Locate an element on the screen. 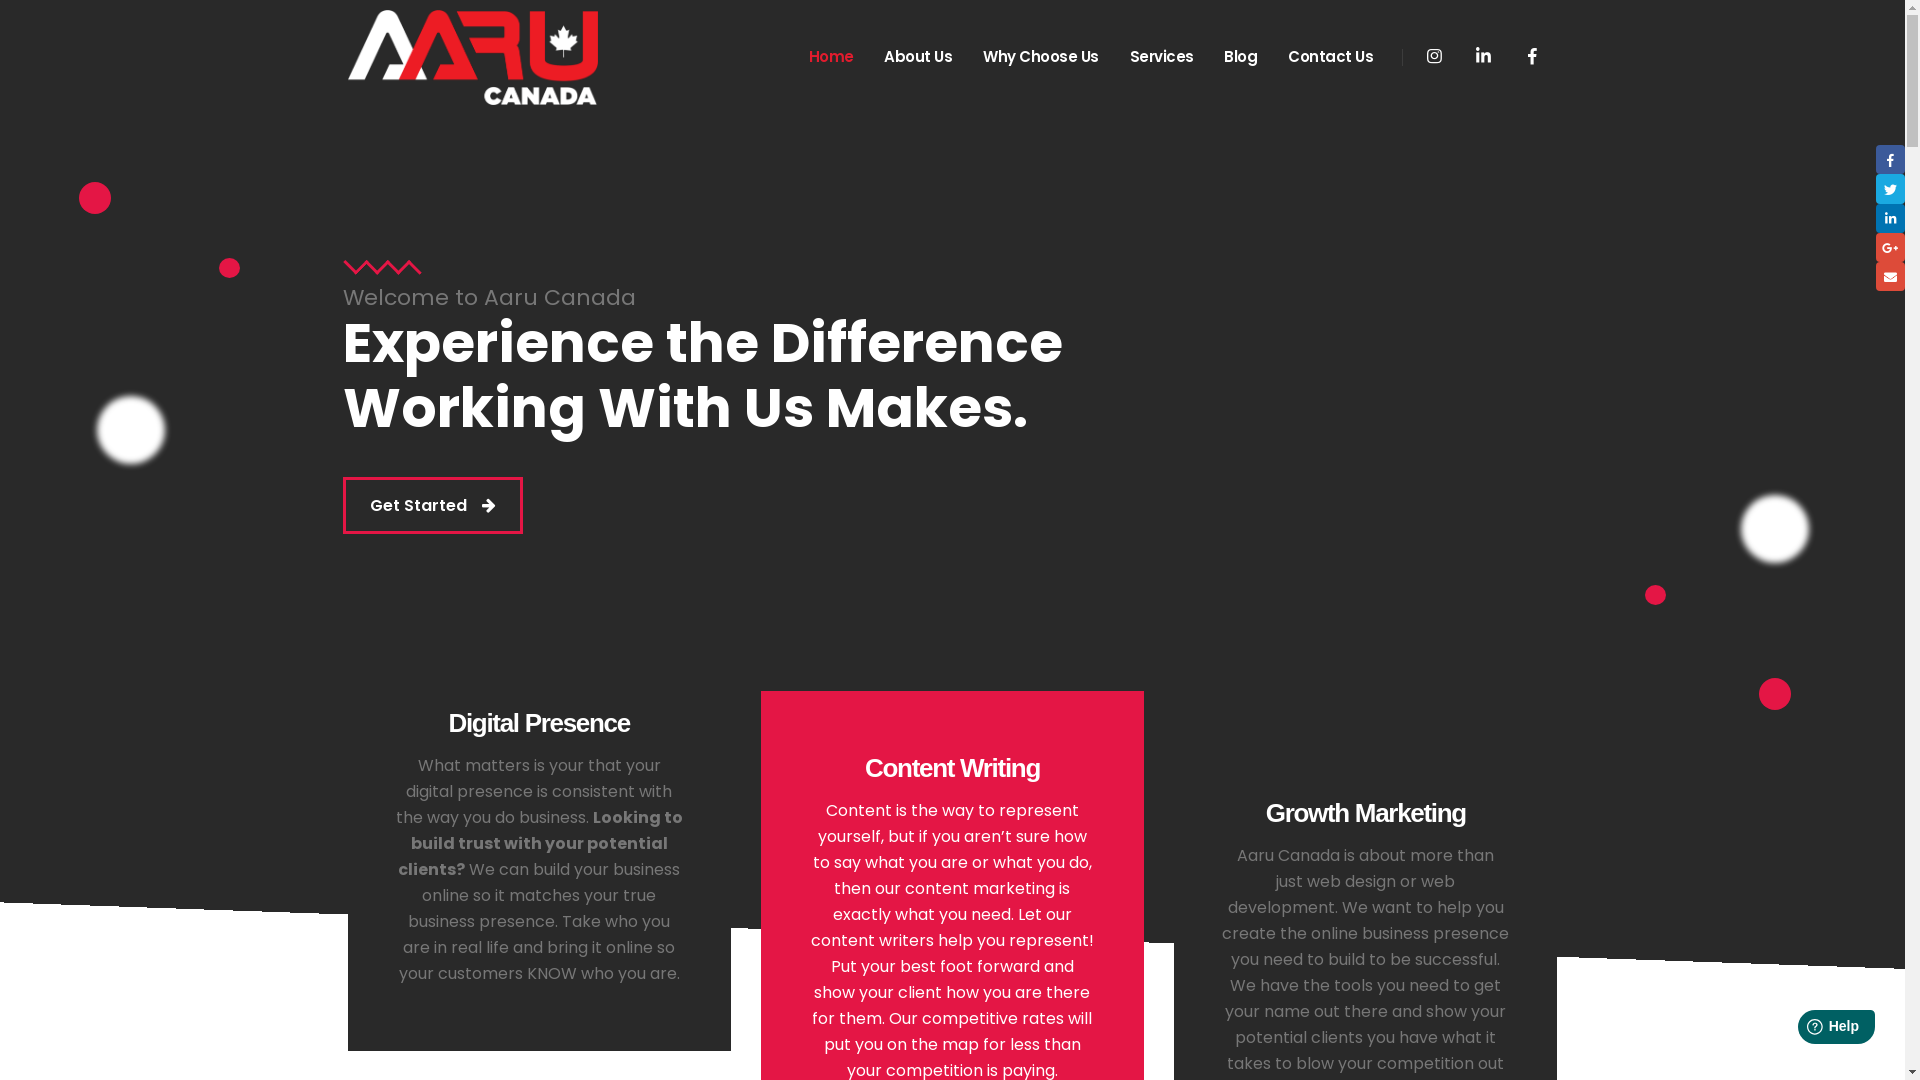 The height and width of the screenshot is (1080, 1920). 'LinkedIn' is located at coordinates (1889, 218).